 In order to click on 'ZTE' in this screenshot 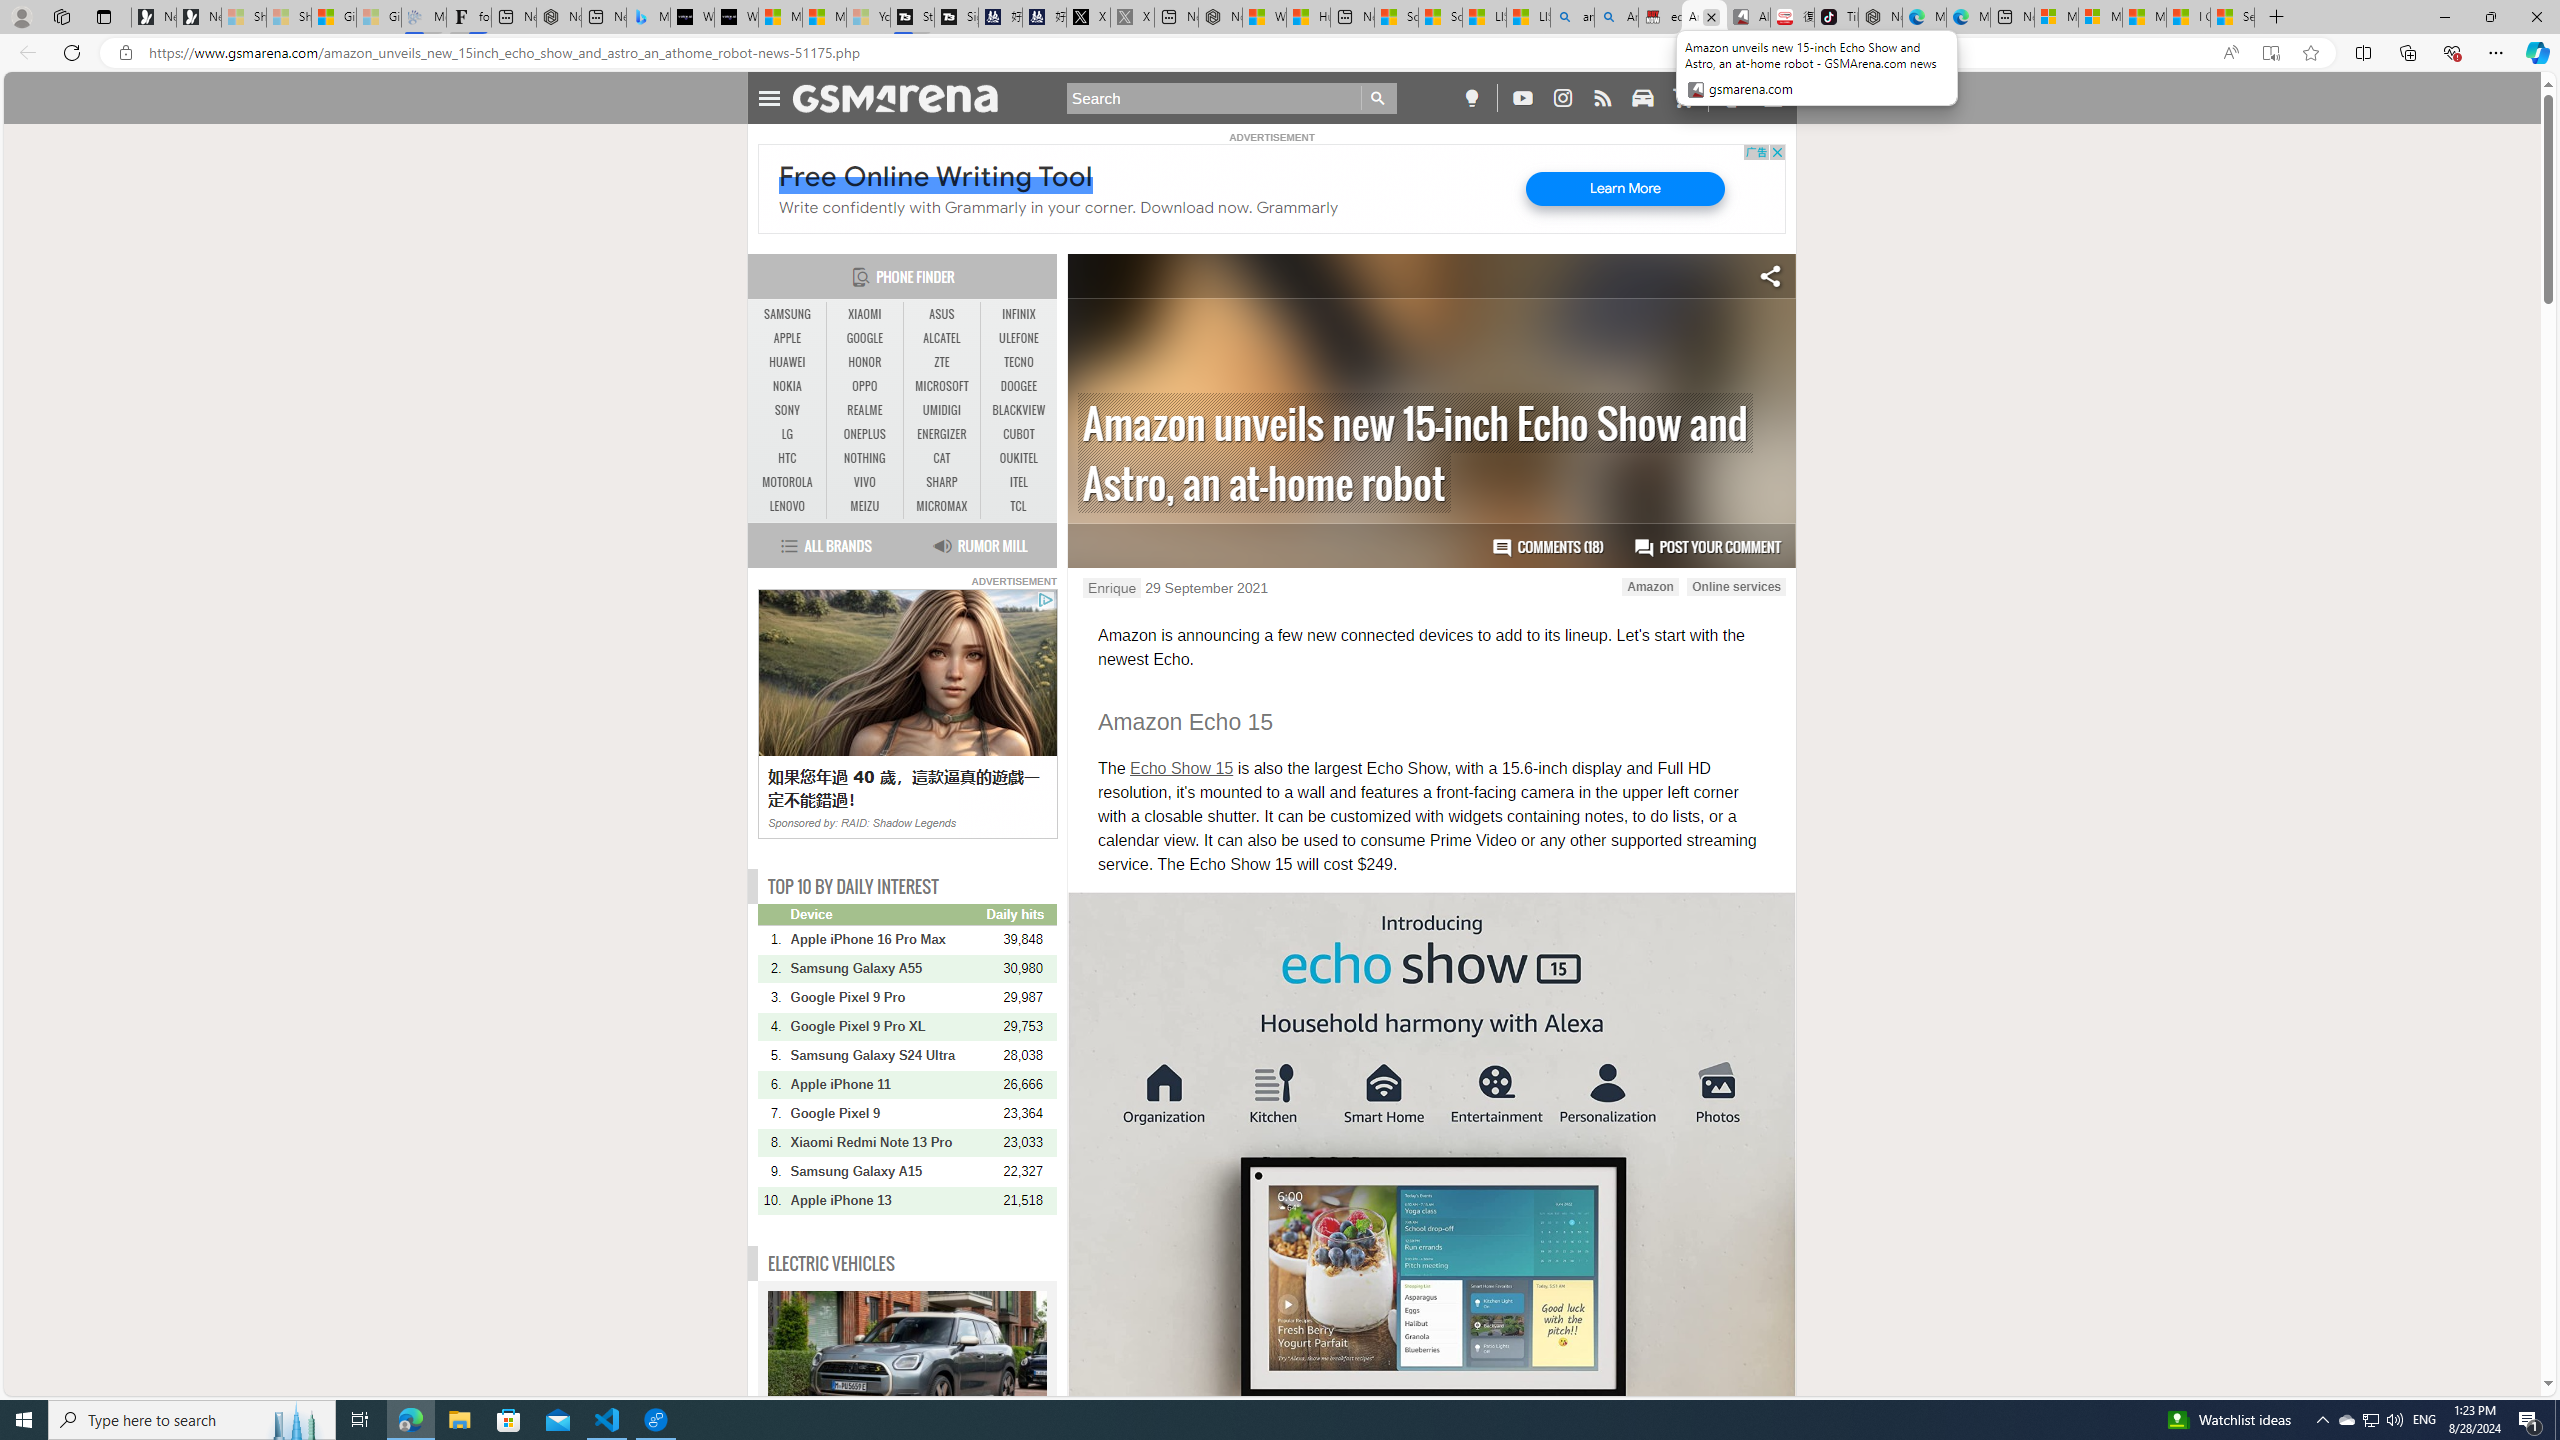, I will do `click(941, 361)`.